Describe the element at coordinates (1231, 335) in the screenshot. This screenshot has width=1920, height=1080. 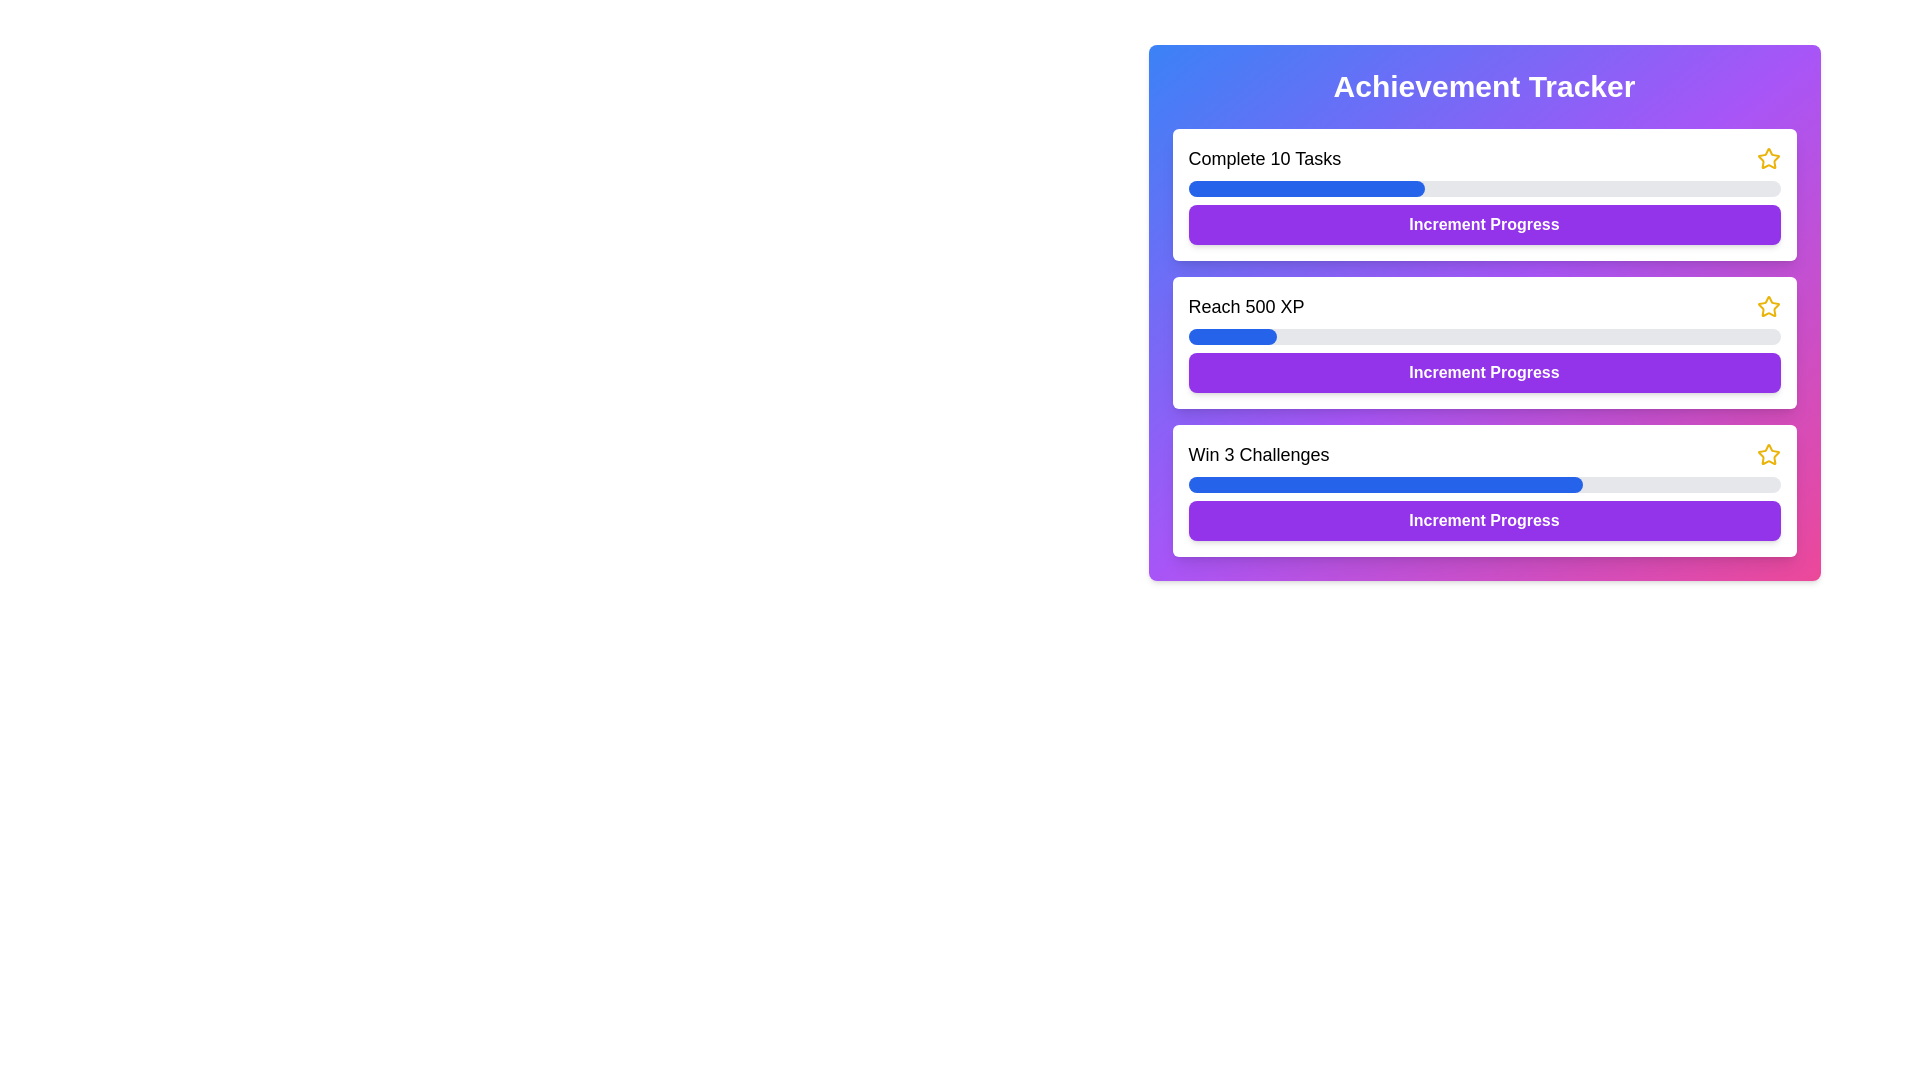
I see `the progress indicator within the second progress bar of the 'Achievement Tracker' UI that represents the progress towards '500 XP'` at that location.